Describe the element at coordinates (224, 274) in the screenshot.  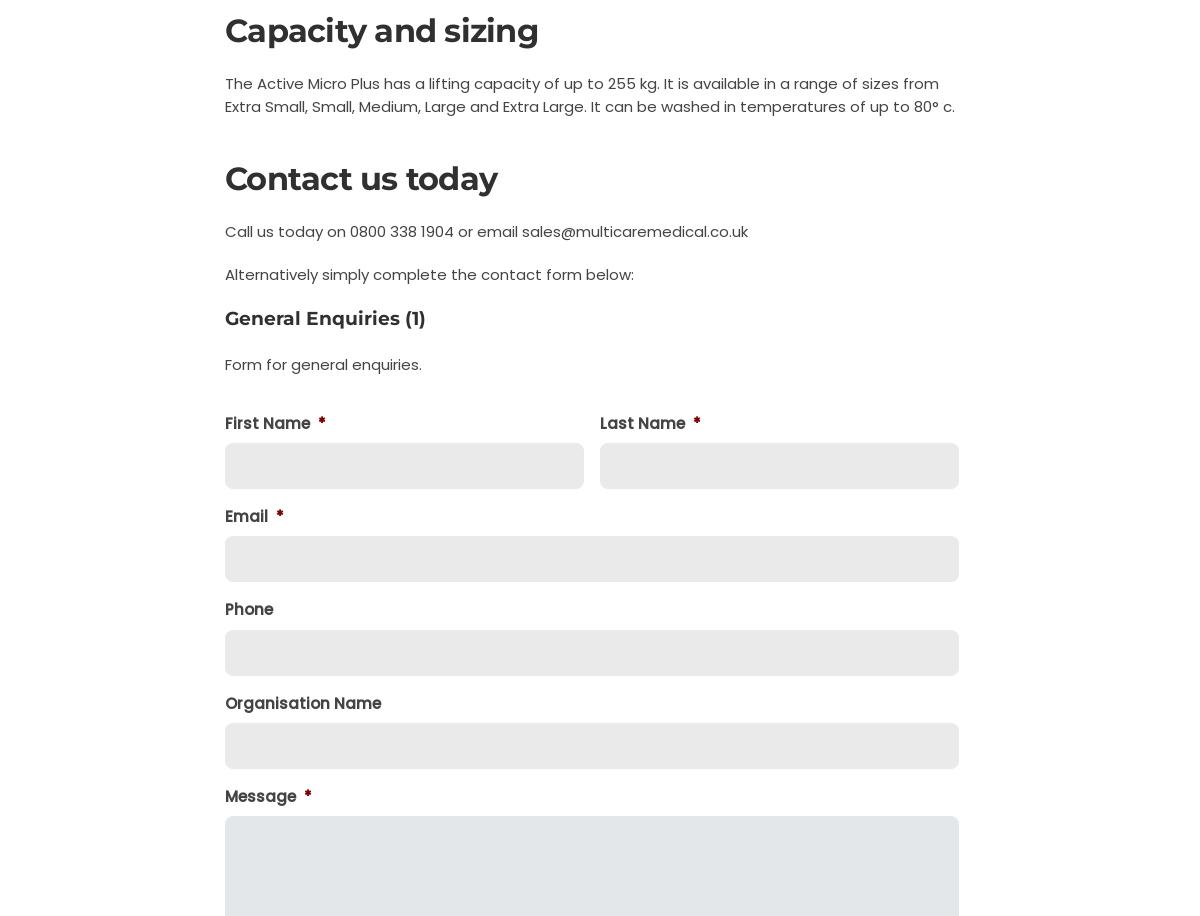
I see `'Alternatively simply complete the contact form below:'` at that location.